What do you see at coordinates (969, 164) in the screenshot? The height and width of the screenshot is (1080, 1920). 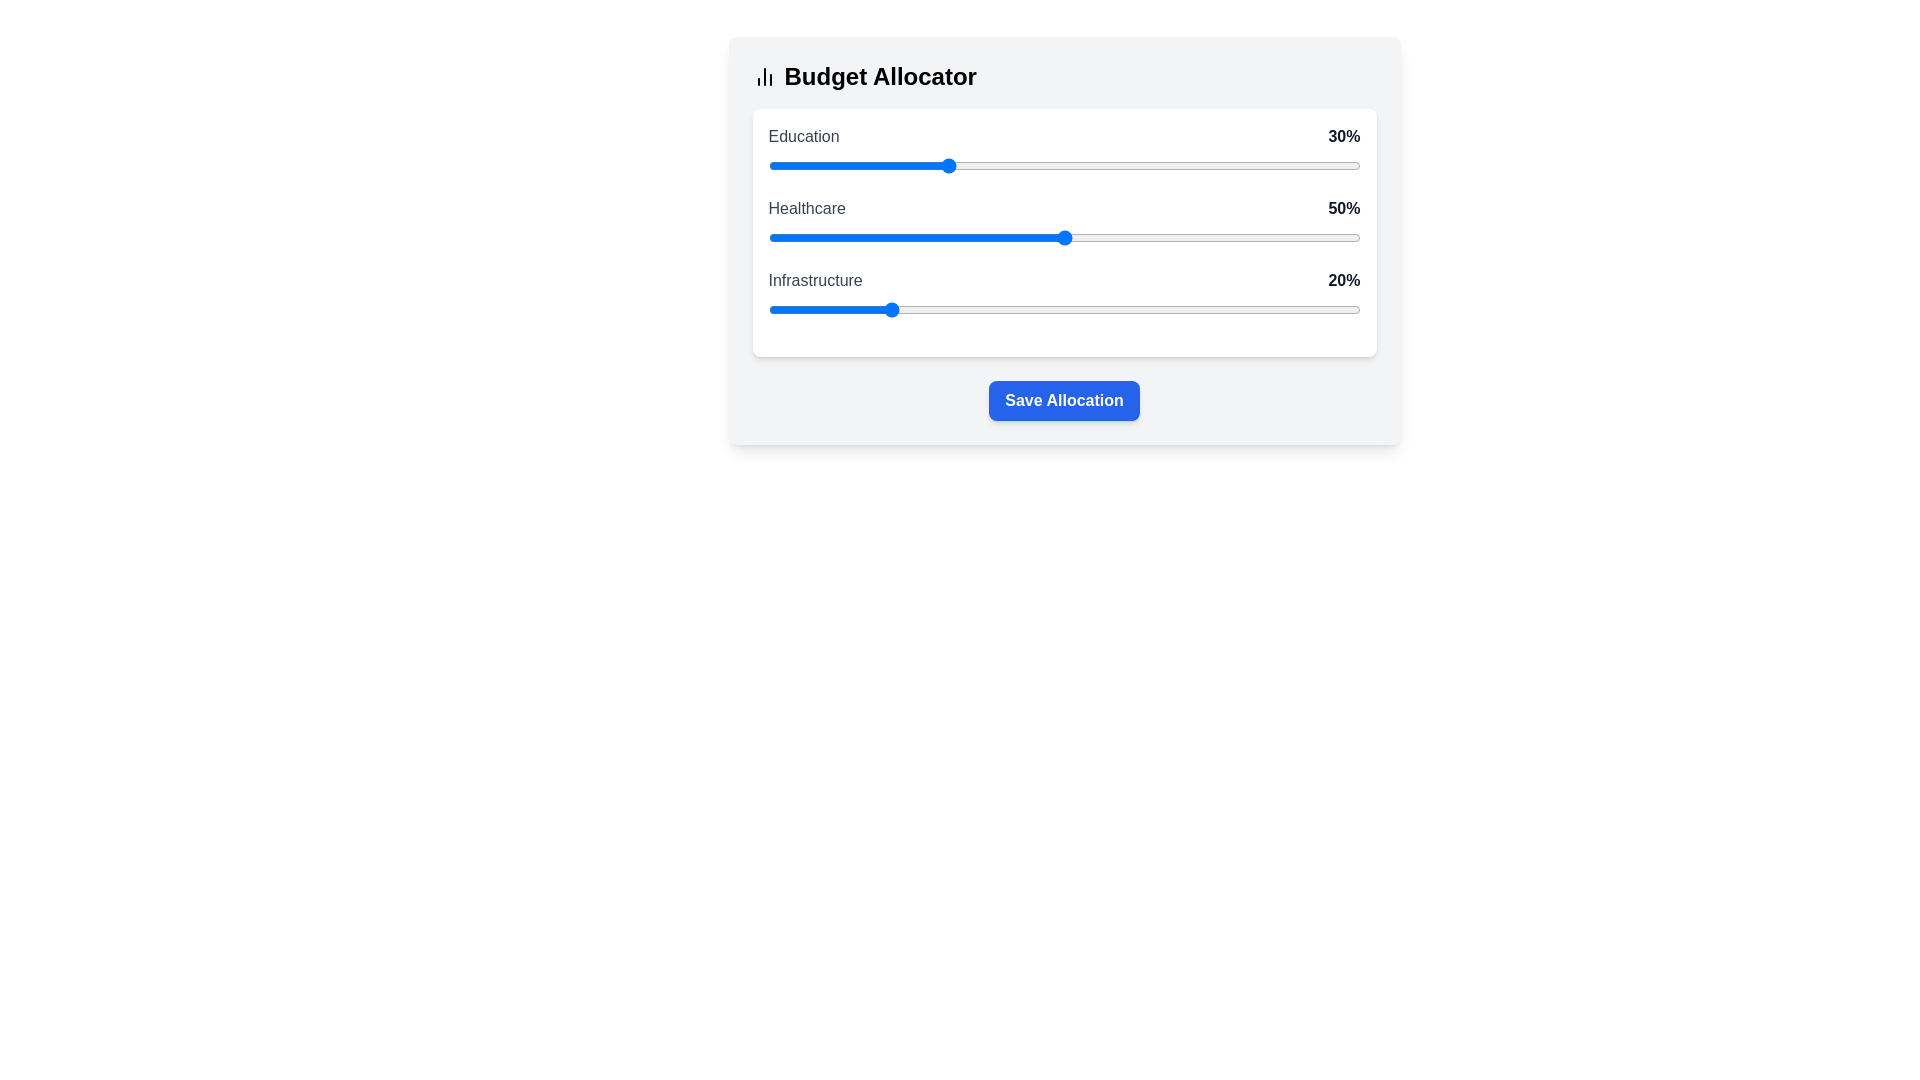 I see `the education slider` at bounding box center [969, 164].